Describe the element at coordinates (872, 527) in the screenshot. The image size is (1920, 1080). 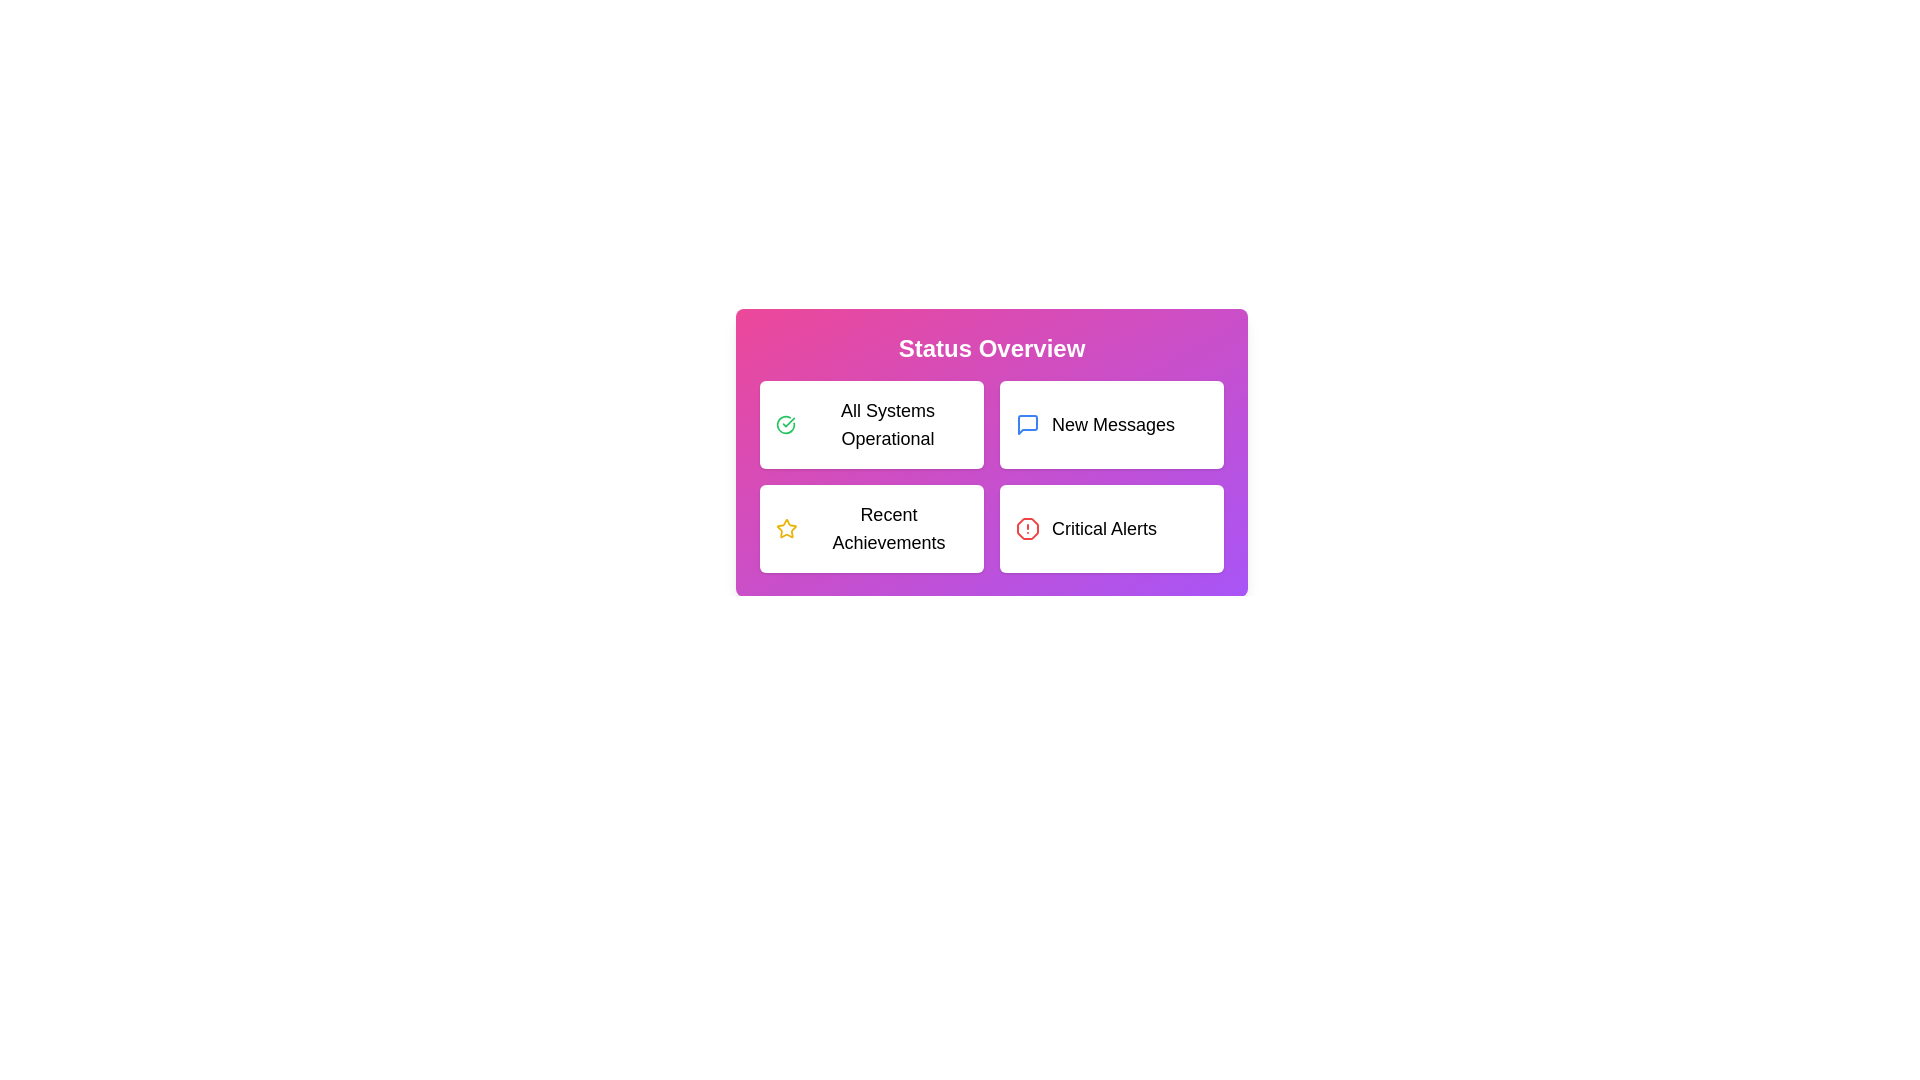
I see `the 'Recent Achievements' Display card located in the bottom-left position of the 'Status Overview' section` at that location.